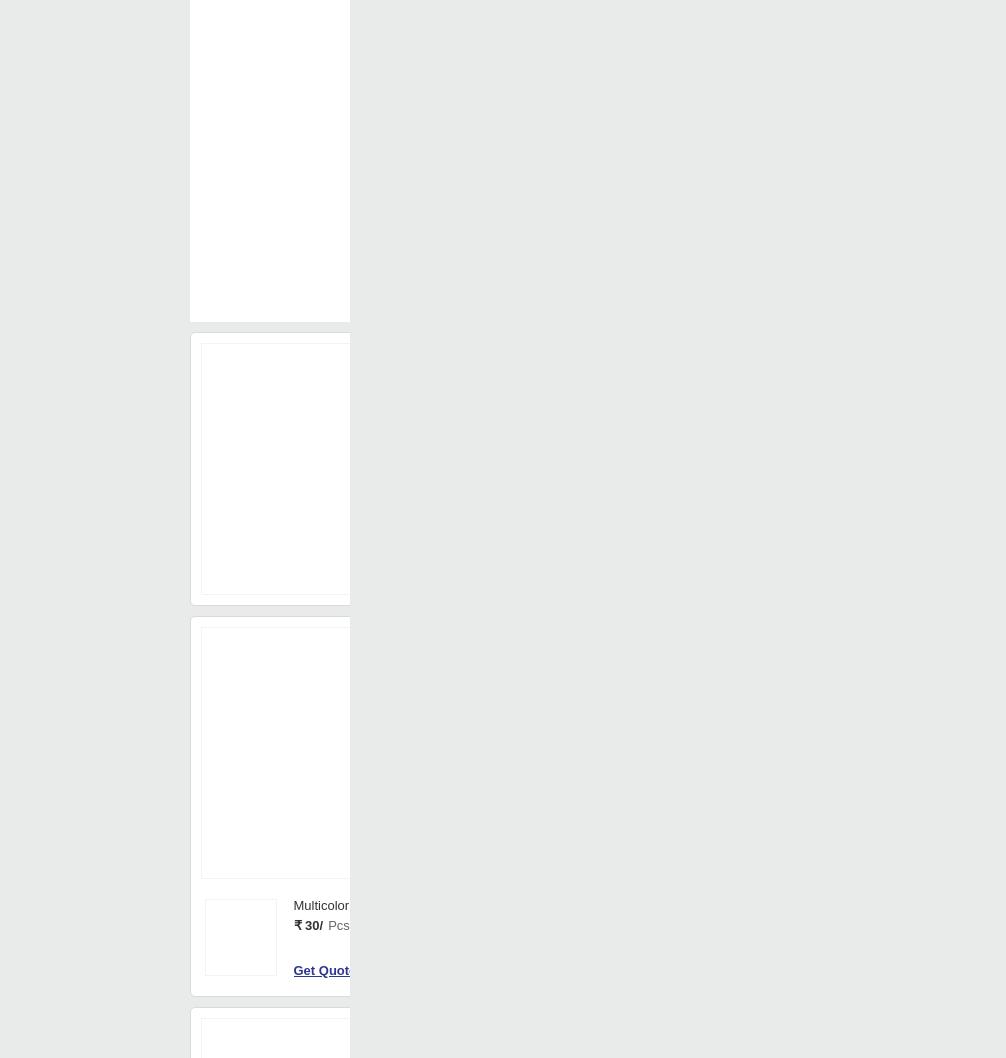 The height and width of the screenshot is (1058, 1006). What do you see at coordinates (496, 358) in the screenshot?
I see `'China'` at bounding box center [496, 358].